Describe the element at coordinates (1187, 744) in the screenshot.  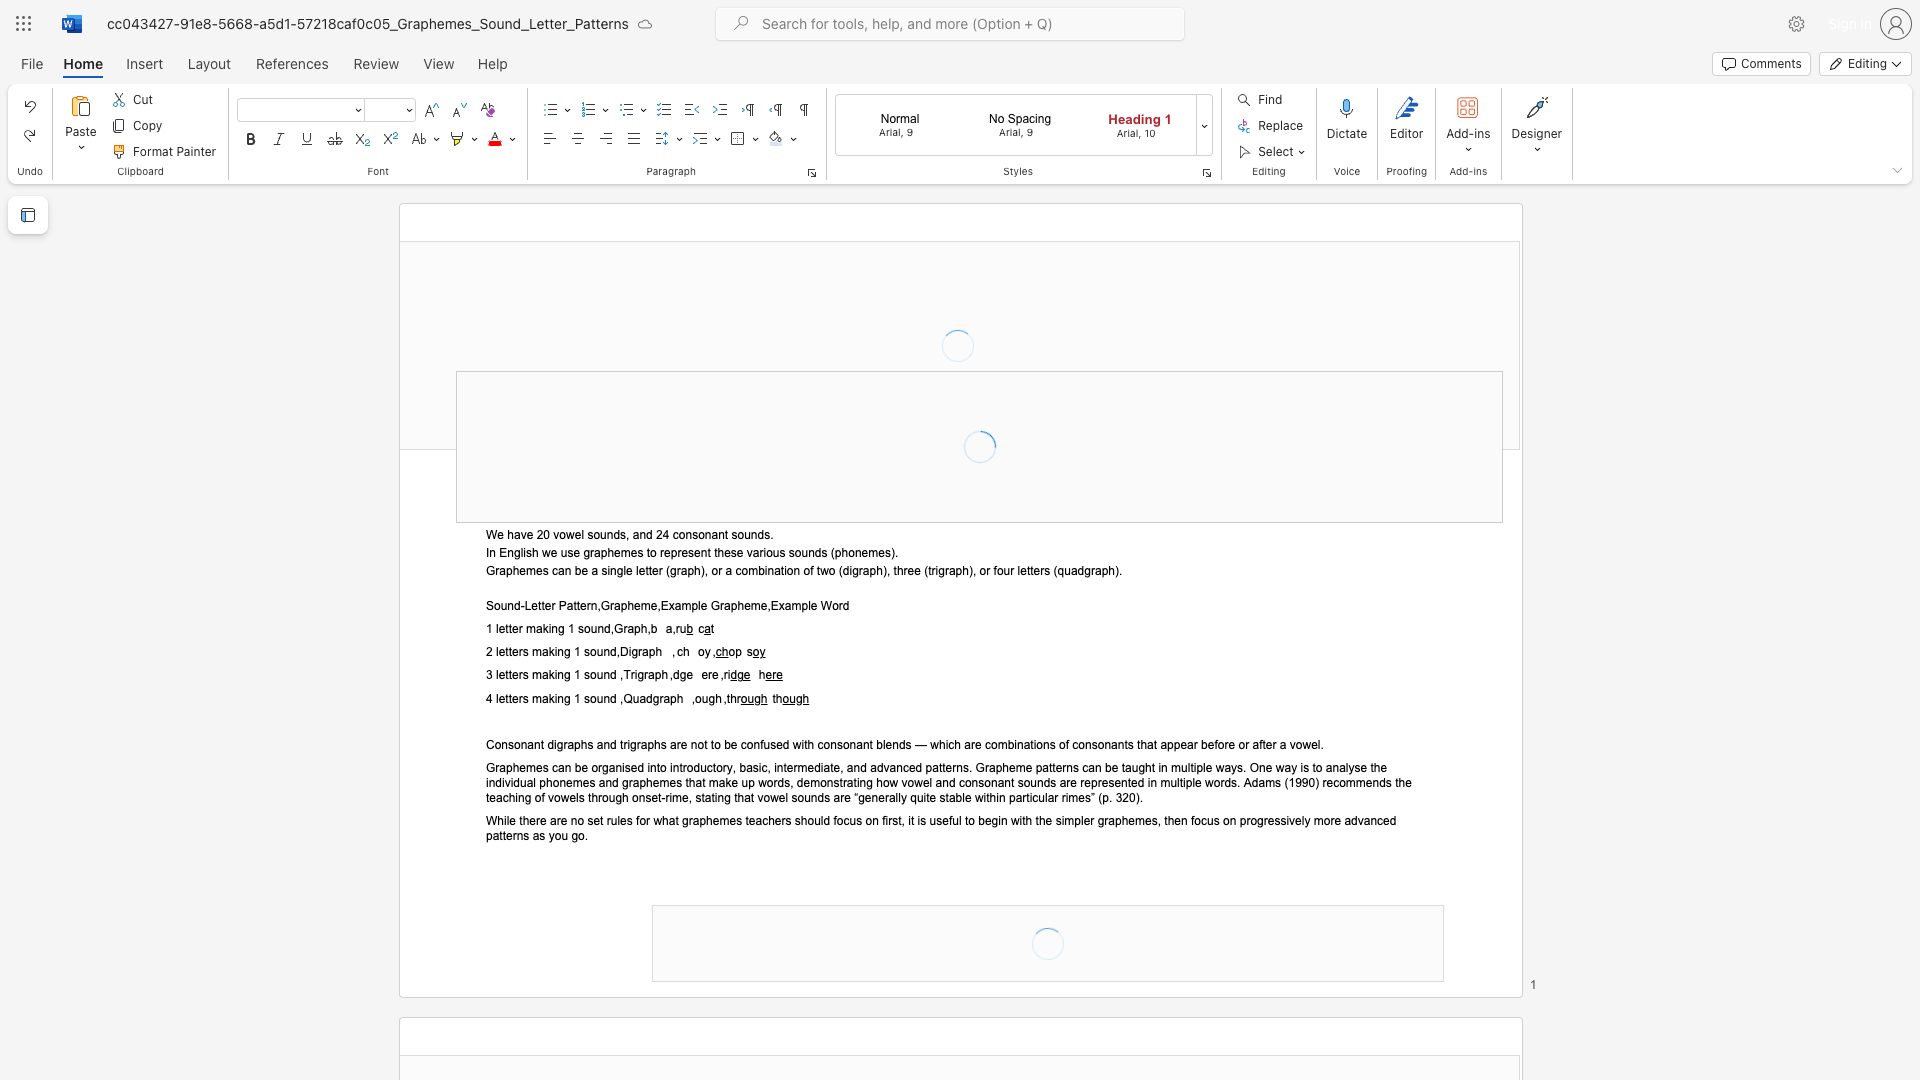
I see `the space between the continuous character "e" and "a" in the text` at that location.